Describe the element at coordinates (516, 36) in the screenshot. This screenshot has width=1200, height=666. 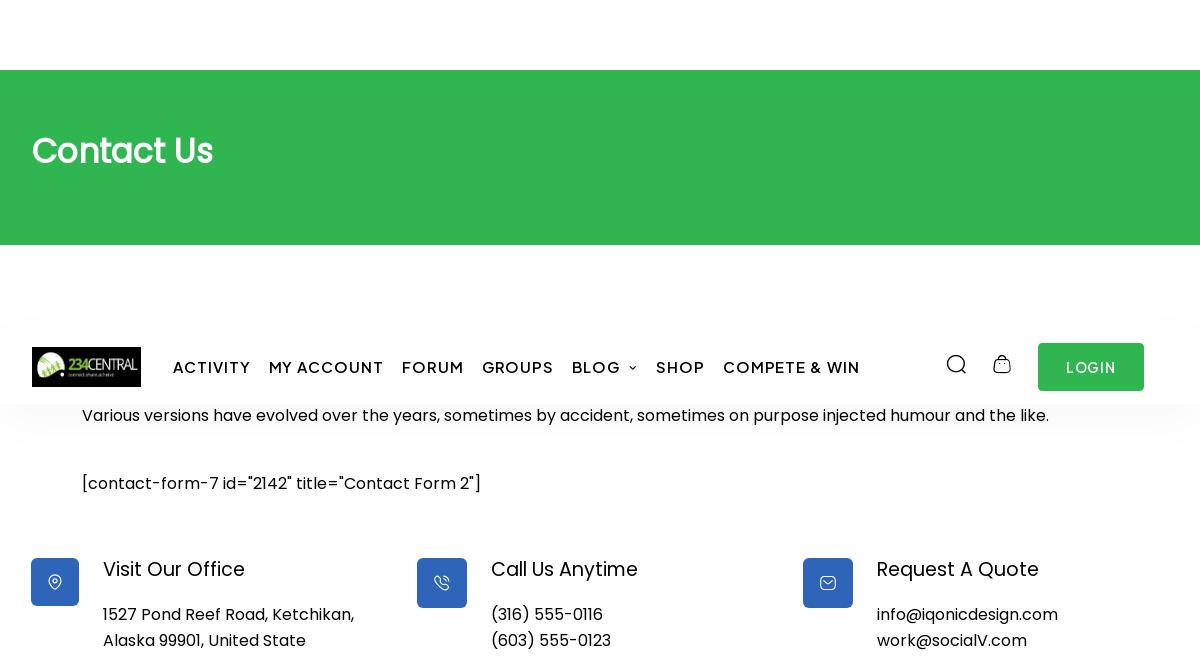
I see `'Groups'` at that location.